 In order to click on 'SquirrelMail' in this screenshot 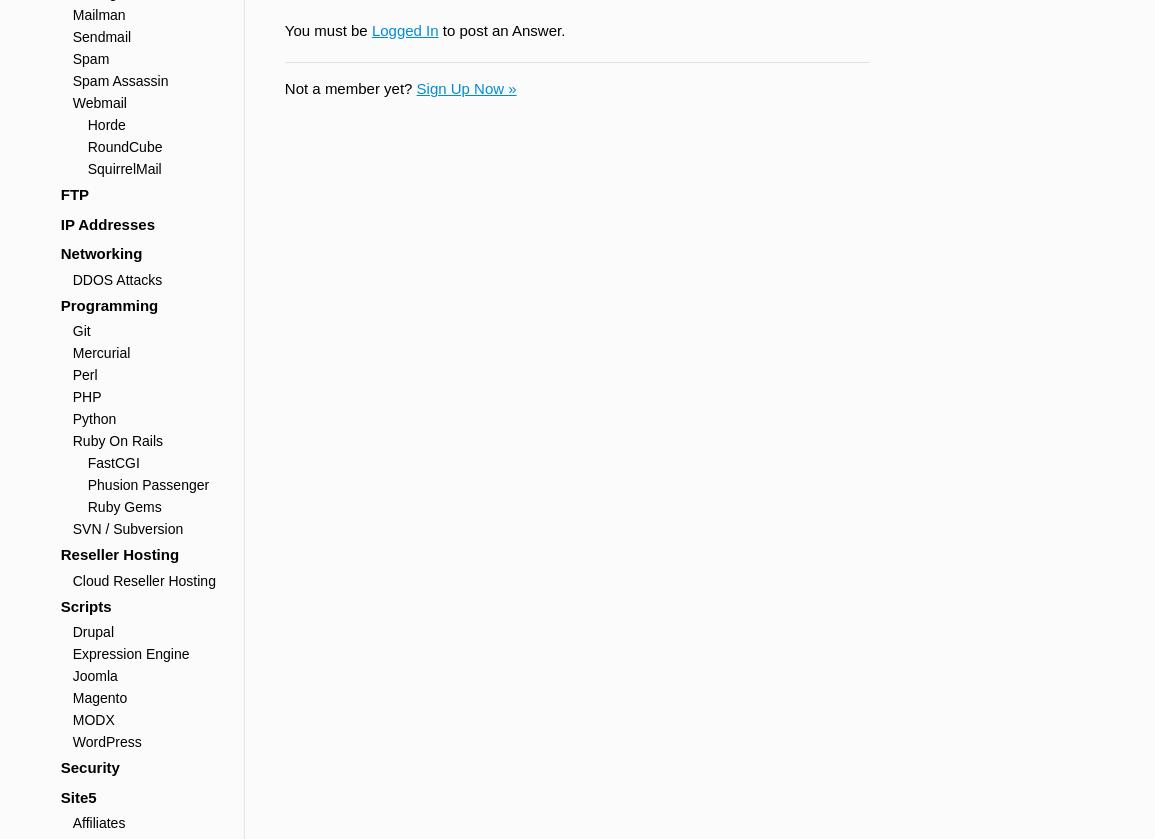, I will do `click(124, 168)`.